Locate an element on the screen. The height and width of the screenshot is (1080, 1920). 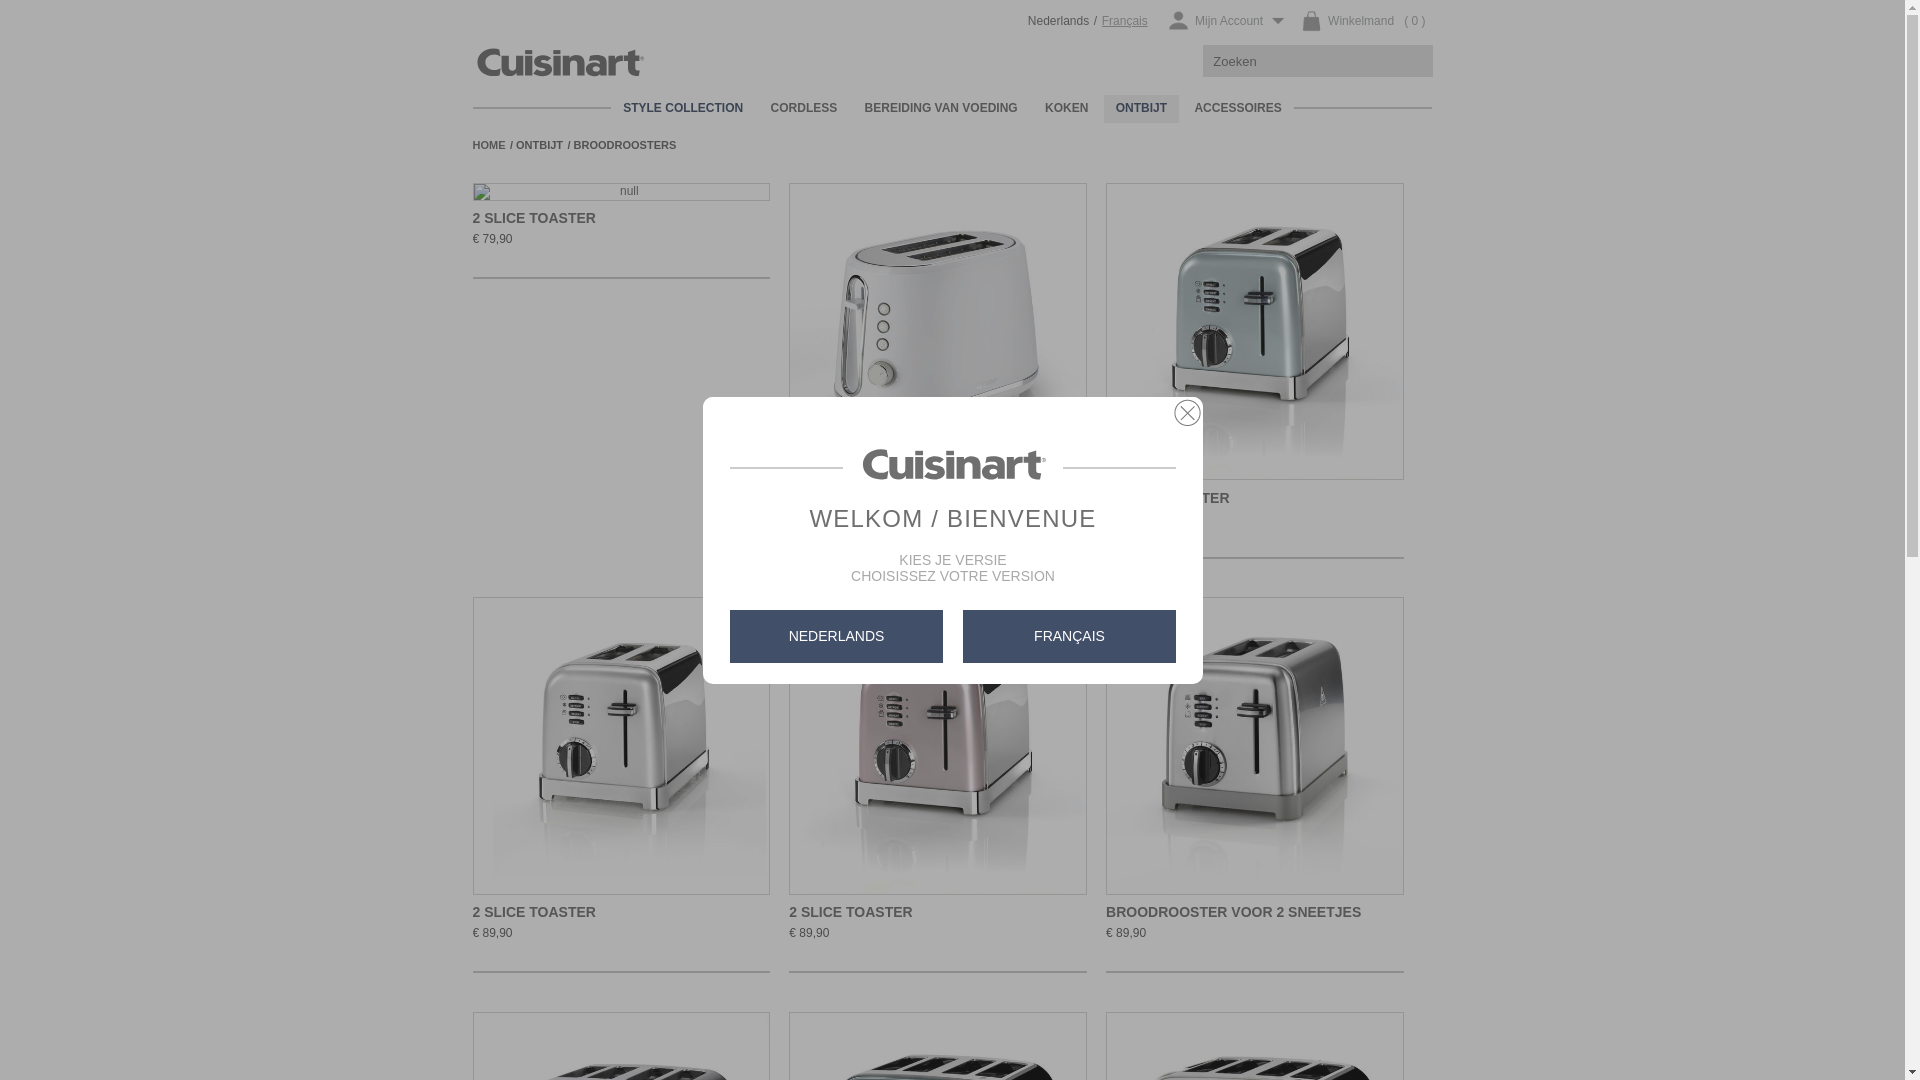
'Cuisinart Belgie' is located at coordinates (579, 41).